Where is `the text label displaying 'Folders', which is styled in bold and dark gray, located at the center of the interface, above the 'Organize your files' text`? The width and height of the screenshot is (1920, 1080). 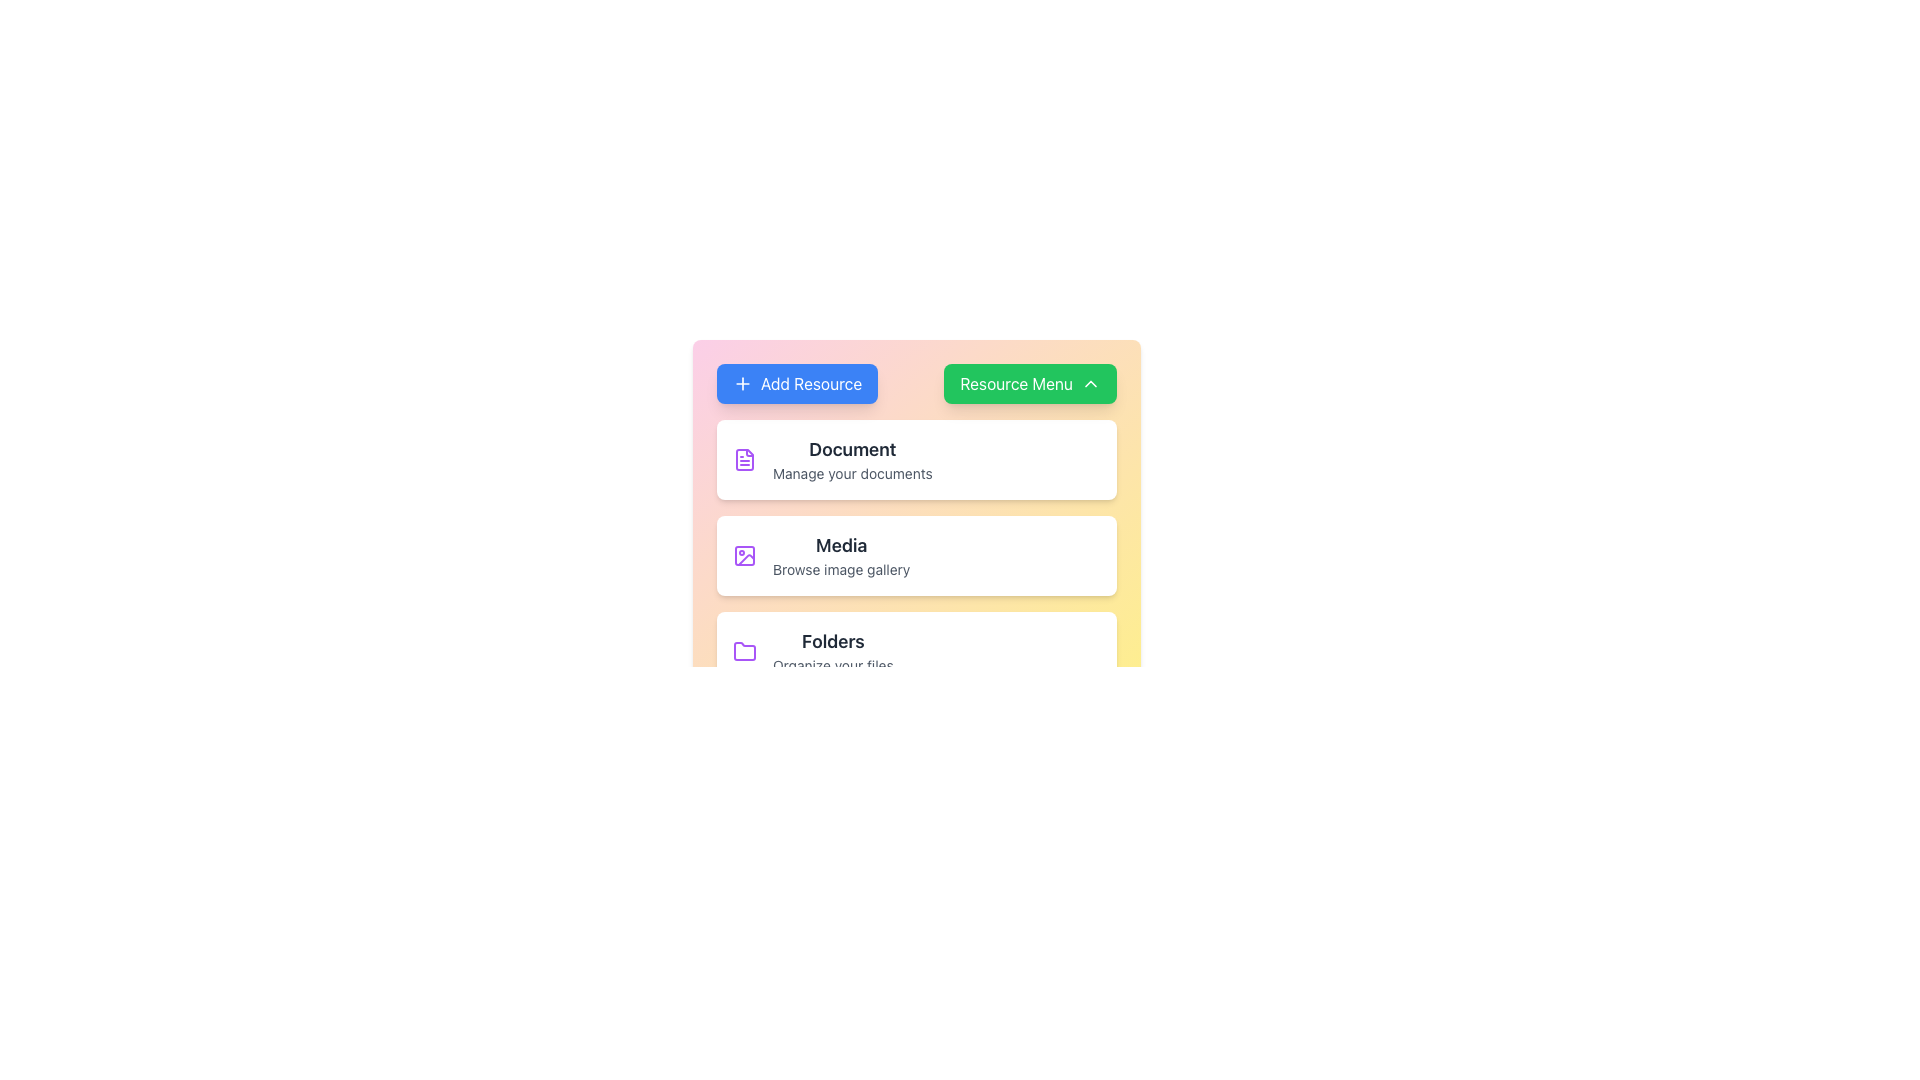 the text label displaying 'Folders', which is styled in bold and dark gray, located at the center of the interface, above the 'Organize your files' text is located at coordinates (833, 641).